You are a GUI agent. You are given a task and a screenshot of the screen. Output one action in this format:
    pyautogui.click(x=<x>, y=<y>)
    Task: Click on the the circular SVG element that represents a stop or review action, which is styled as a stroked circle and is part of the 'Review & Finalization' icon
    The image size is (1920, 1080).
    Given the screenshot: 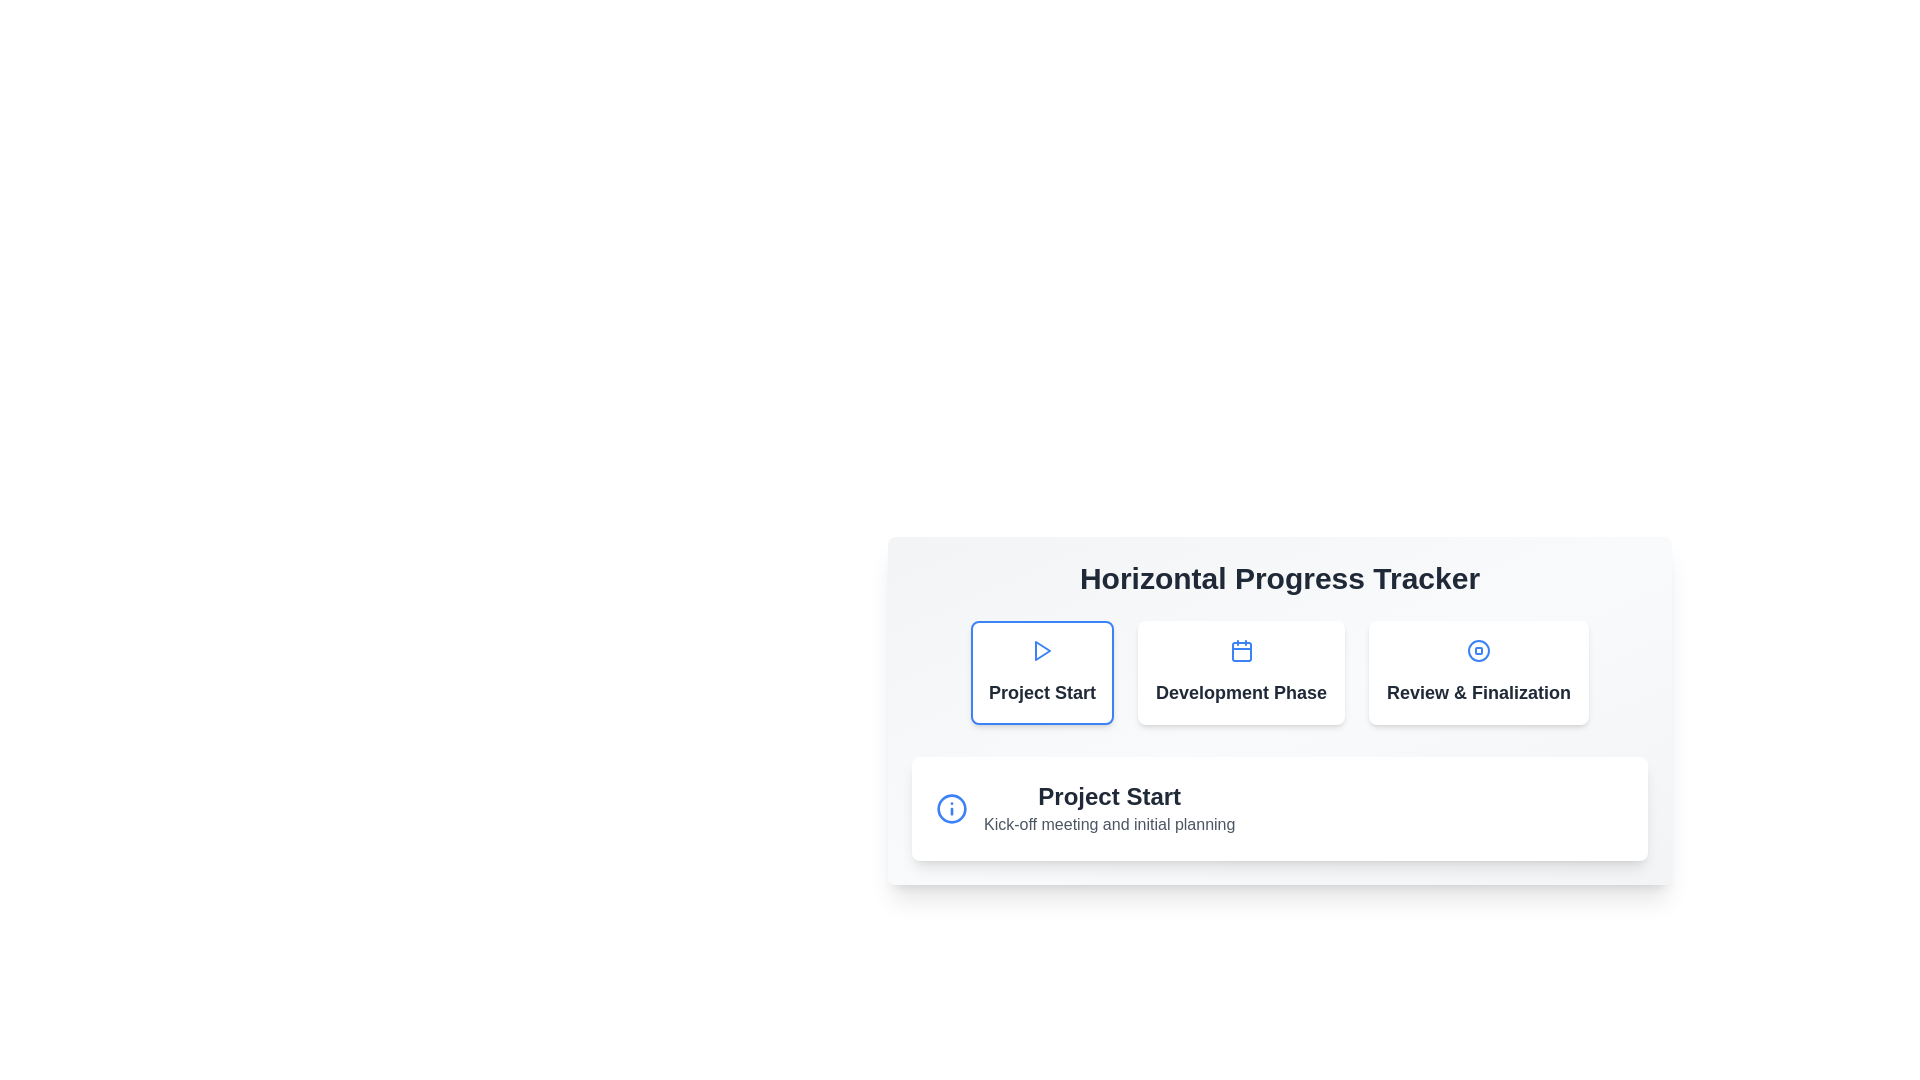 What is the action you would take?
    pyautogui.click(x=1478, y=651)
    